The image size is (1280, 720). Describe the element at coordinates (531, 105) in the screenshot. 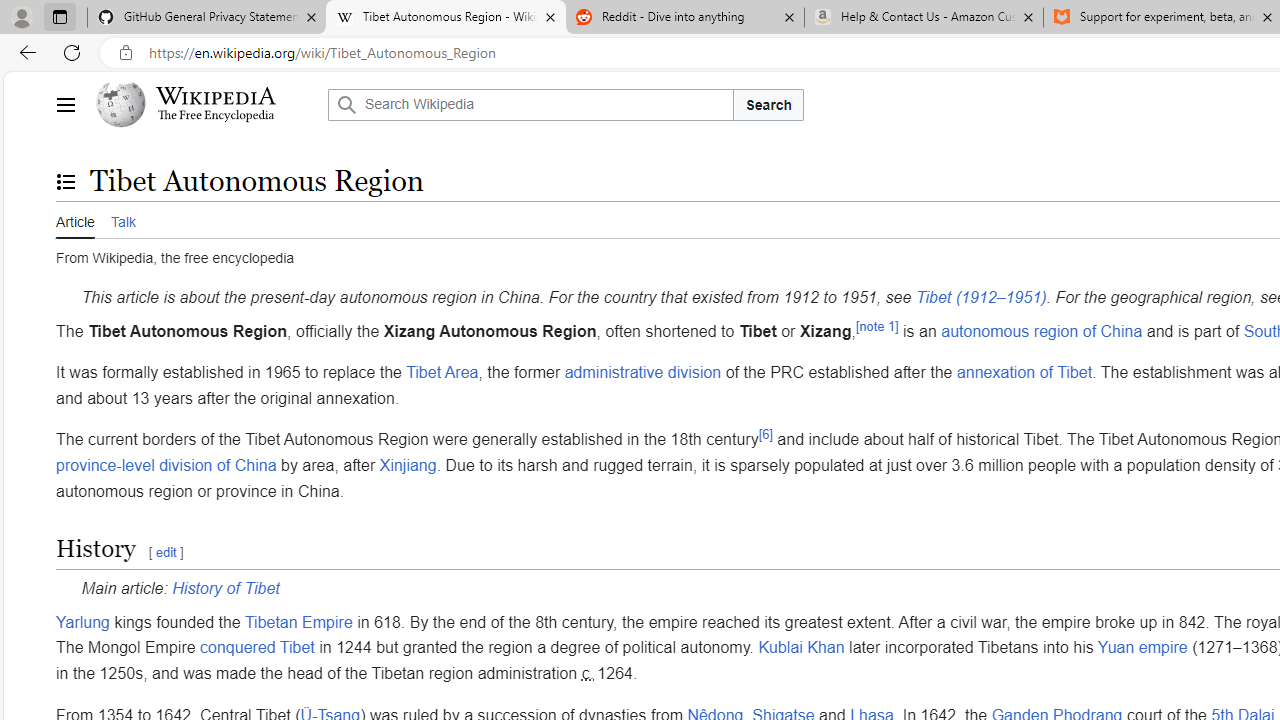

I see `'Search Wikipedia'` at that location.